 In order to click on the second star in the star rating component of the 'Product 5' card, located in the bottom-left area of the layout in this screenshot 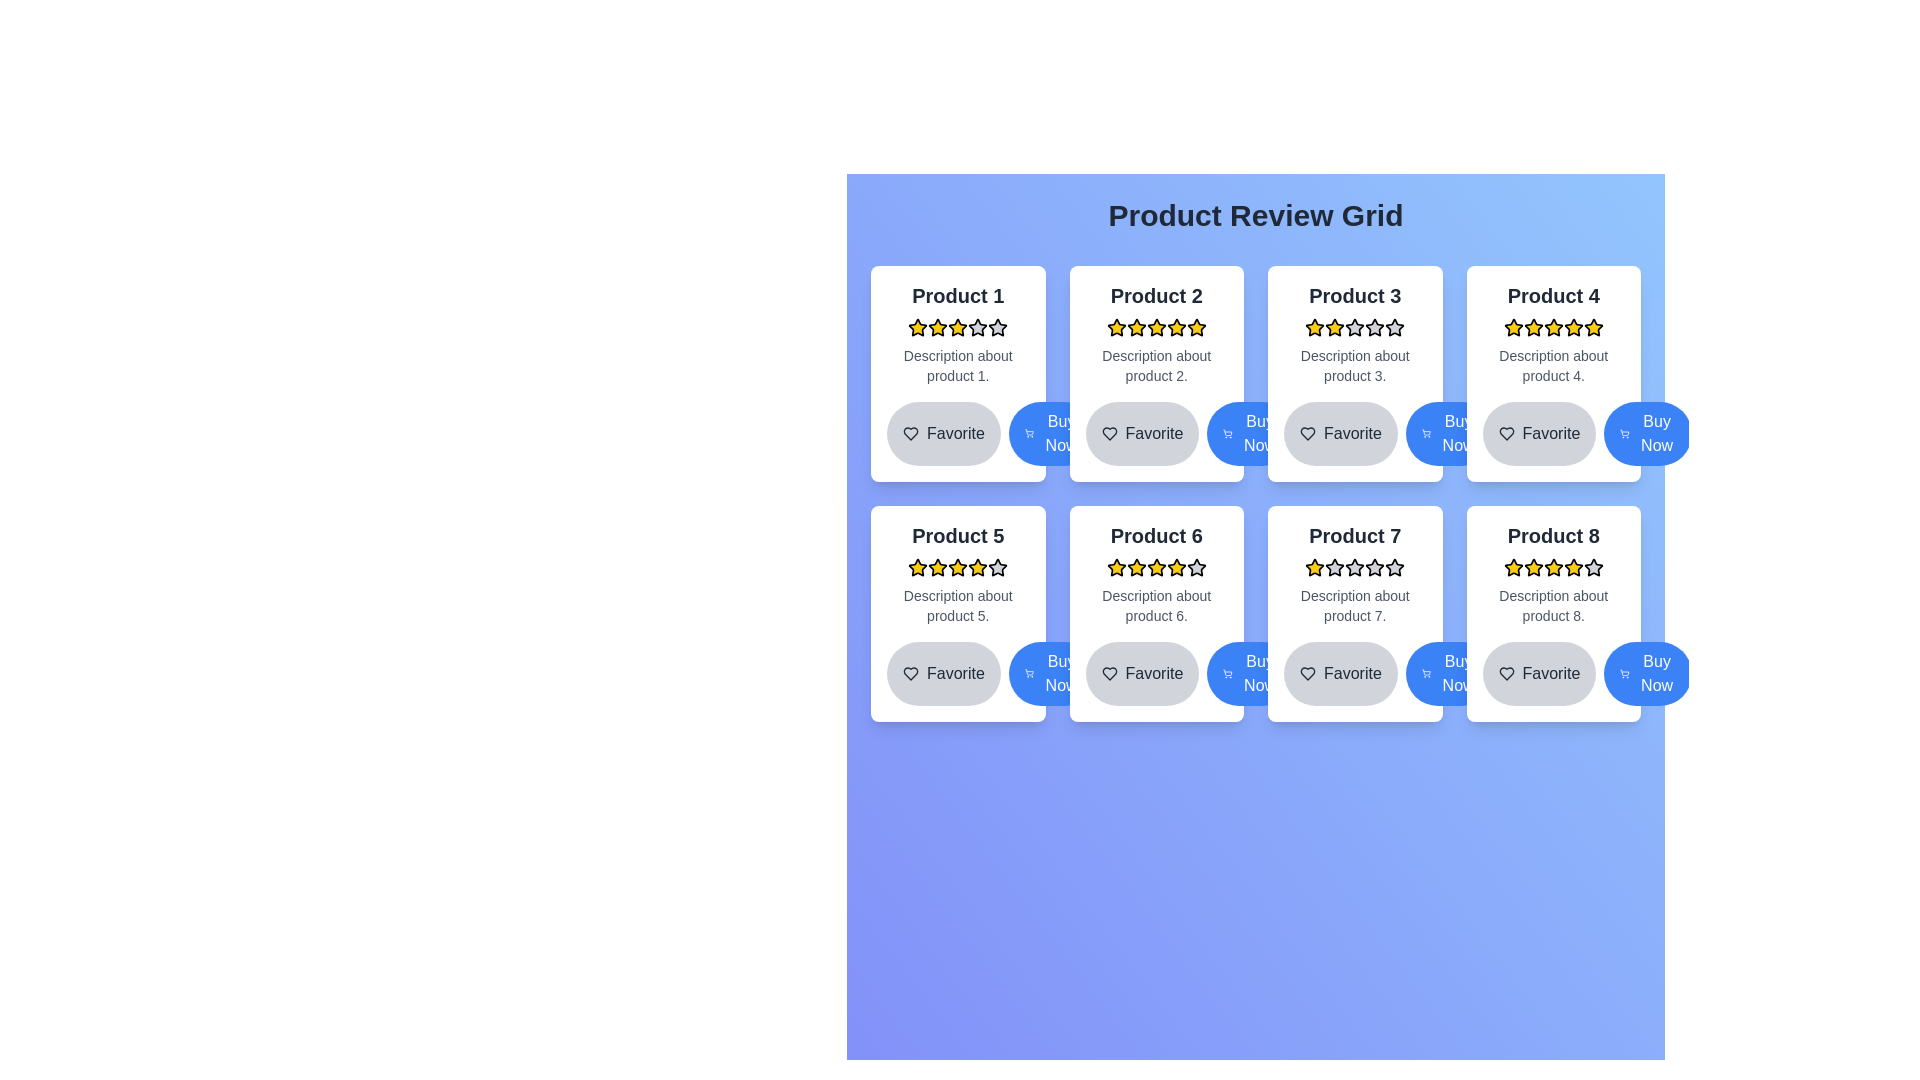, I will do `click(978, 567)`.